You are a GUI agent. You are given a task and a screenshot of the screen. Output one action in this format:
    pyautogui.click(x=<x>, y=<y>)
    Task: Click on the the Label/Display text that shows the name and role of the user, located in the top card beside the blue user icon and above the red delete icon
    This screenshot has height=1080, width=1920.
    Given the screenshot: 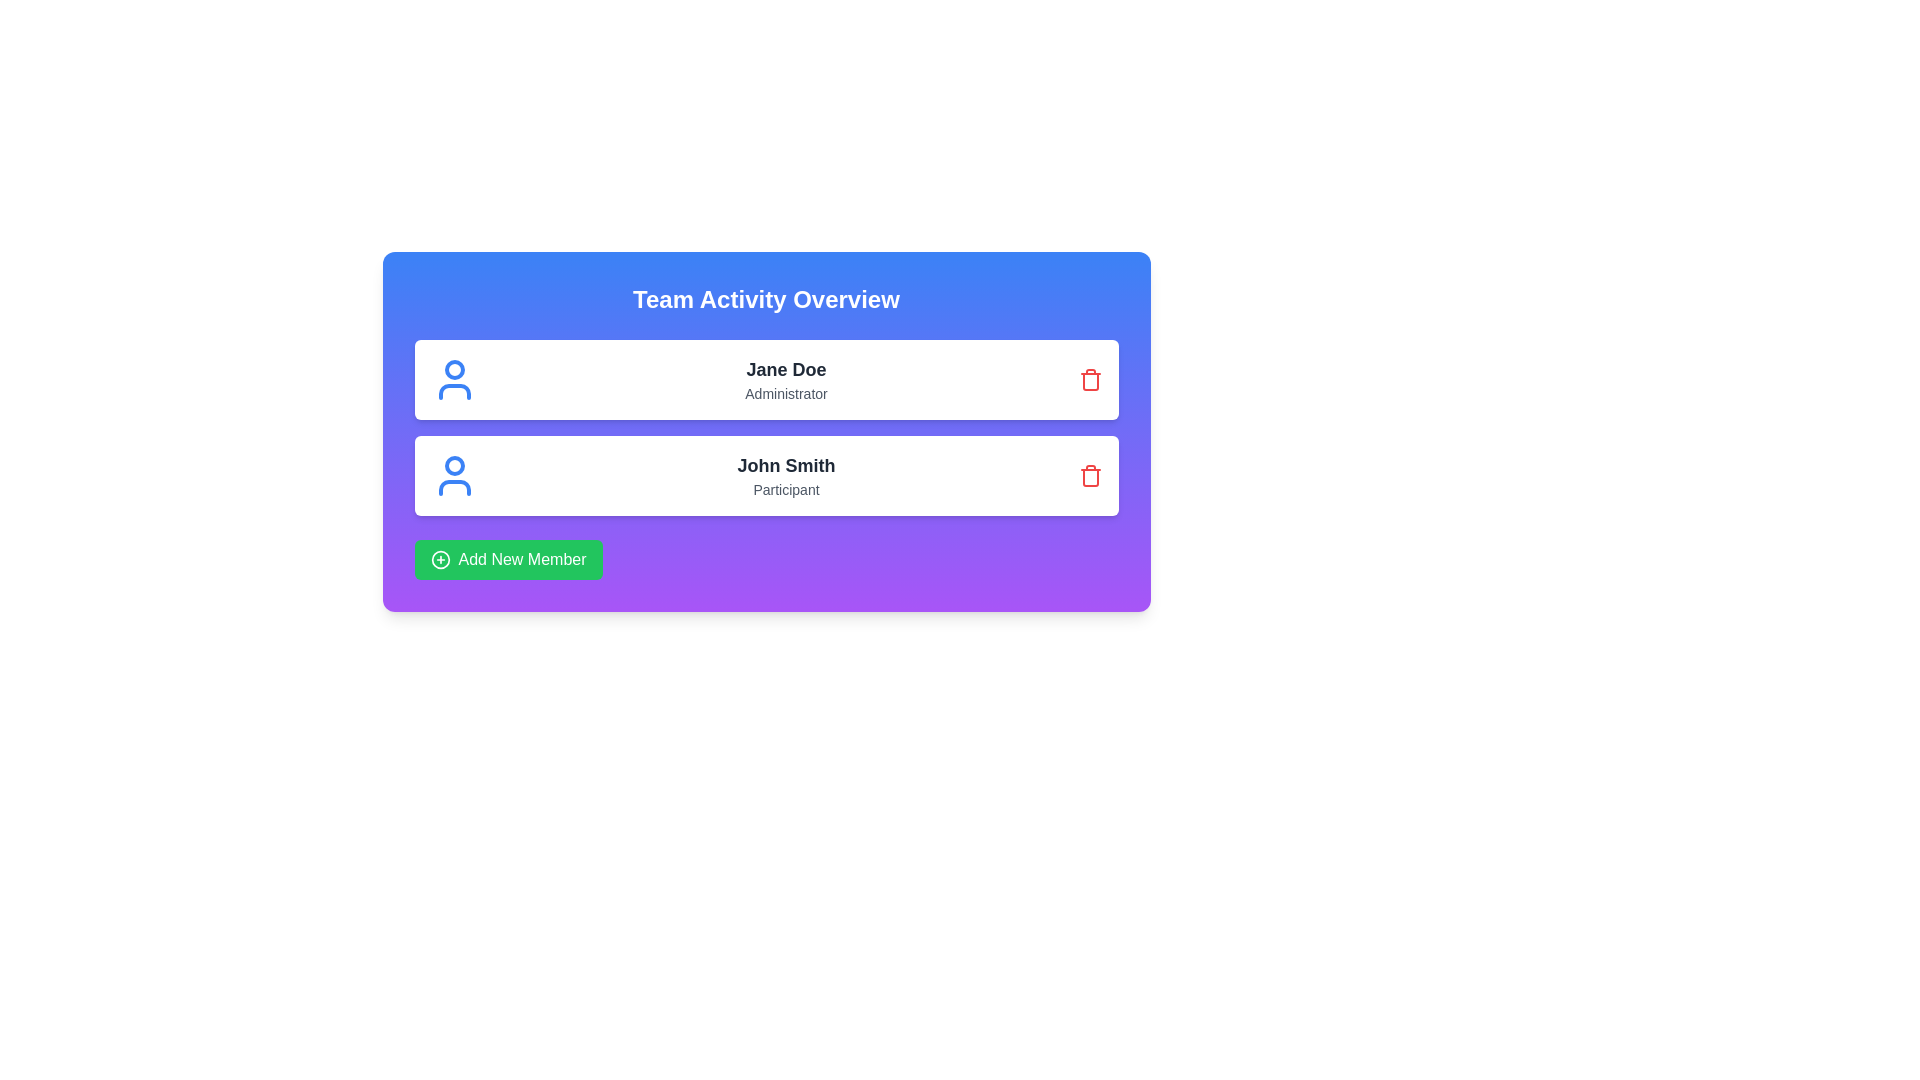 What is the action you would take?
    pyautogui.click(x=785, y=380)
    